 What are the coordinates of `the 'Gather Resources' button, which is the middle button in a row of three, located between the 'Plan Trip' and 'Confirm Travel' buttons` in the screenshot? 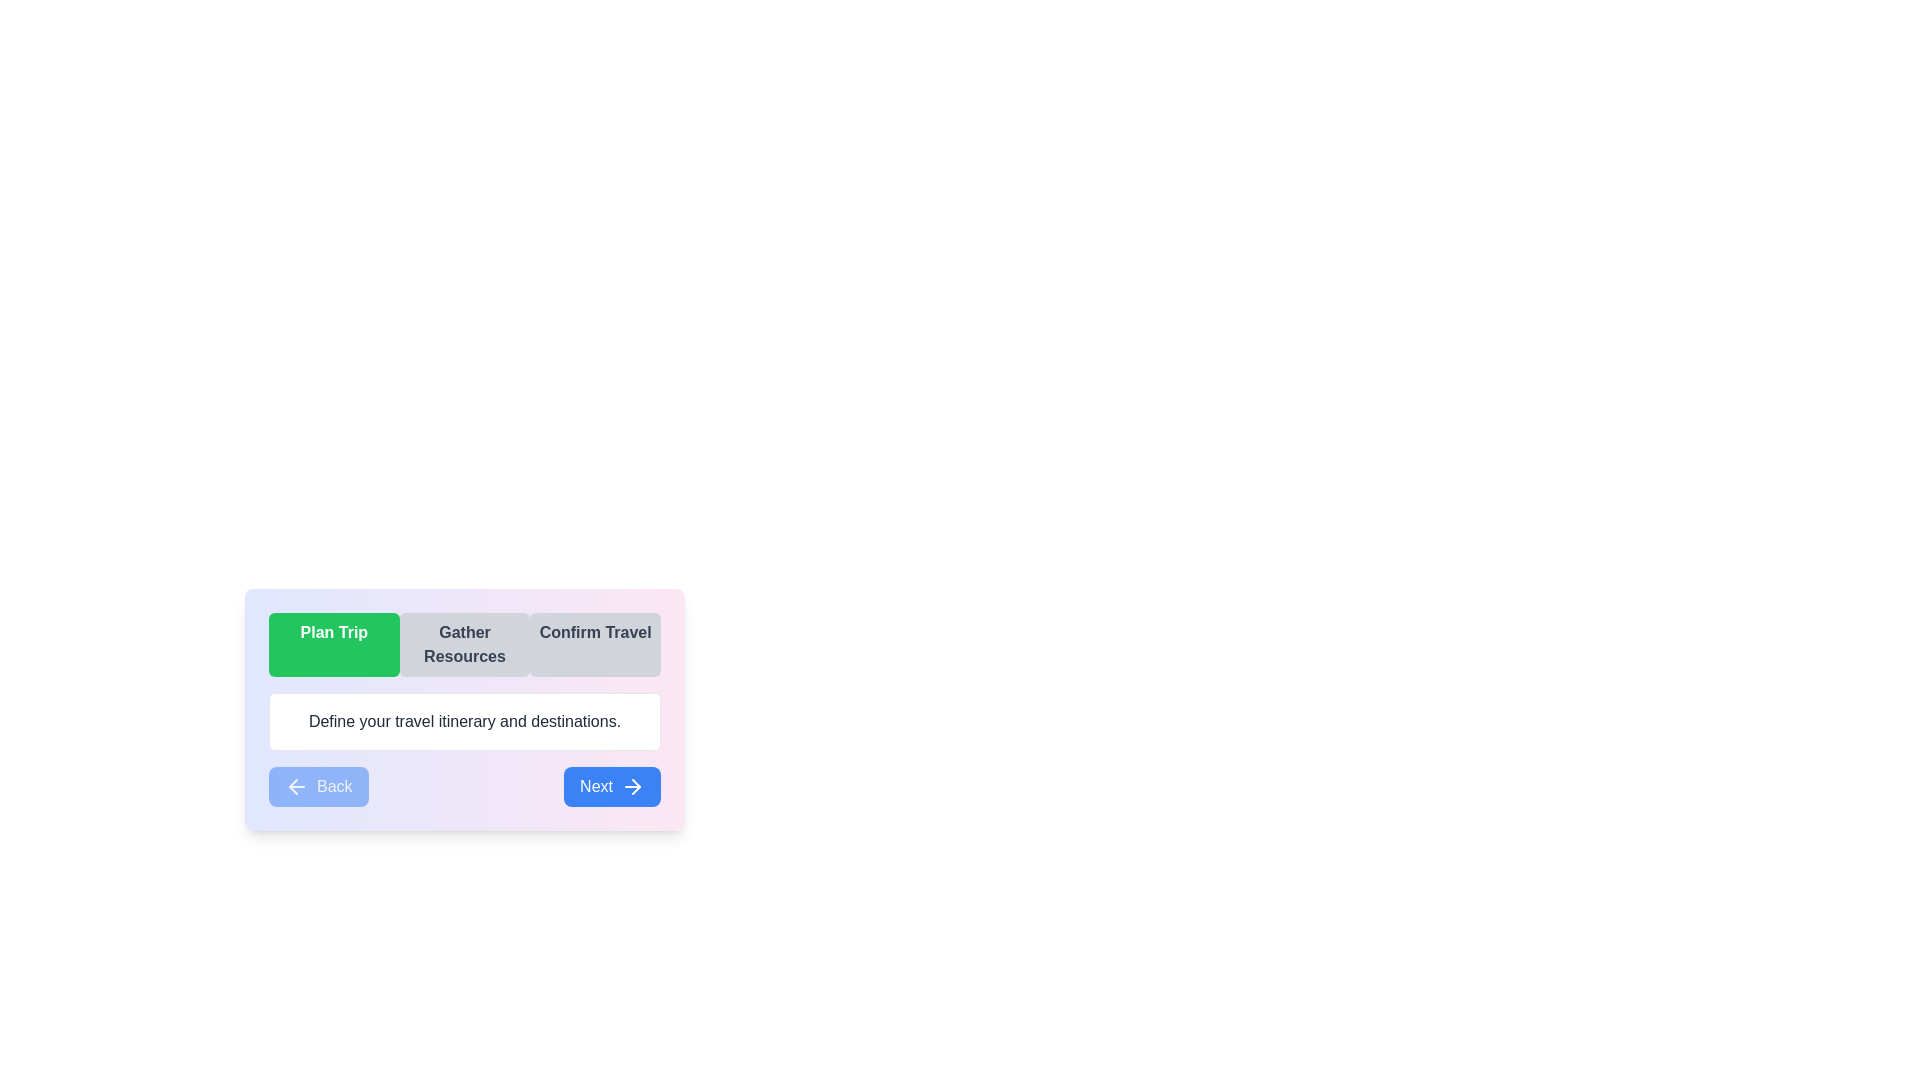 It's located at (464, 644).